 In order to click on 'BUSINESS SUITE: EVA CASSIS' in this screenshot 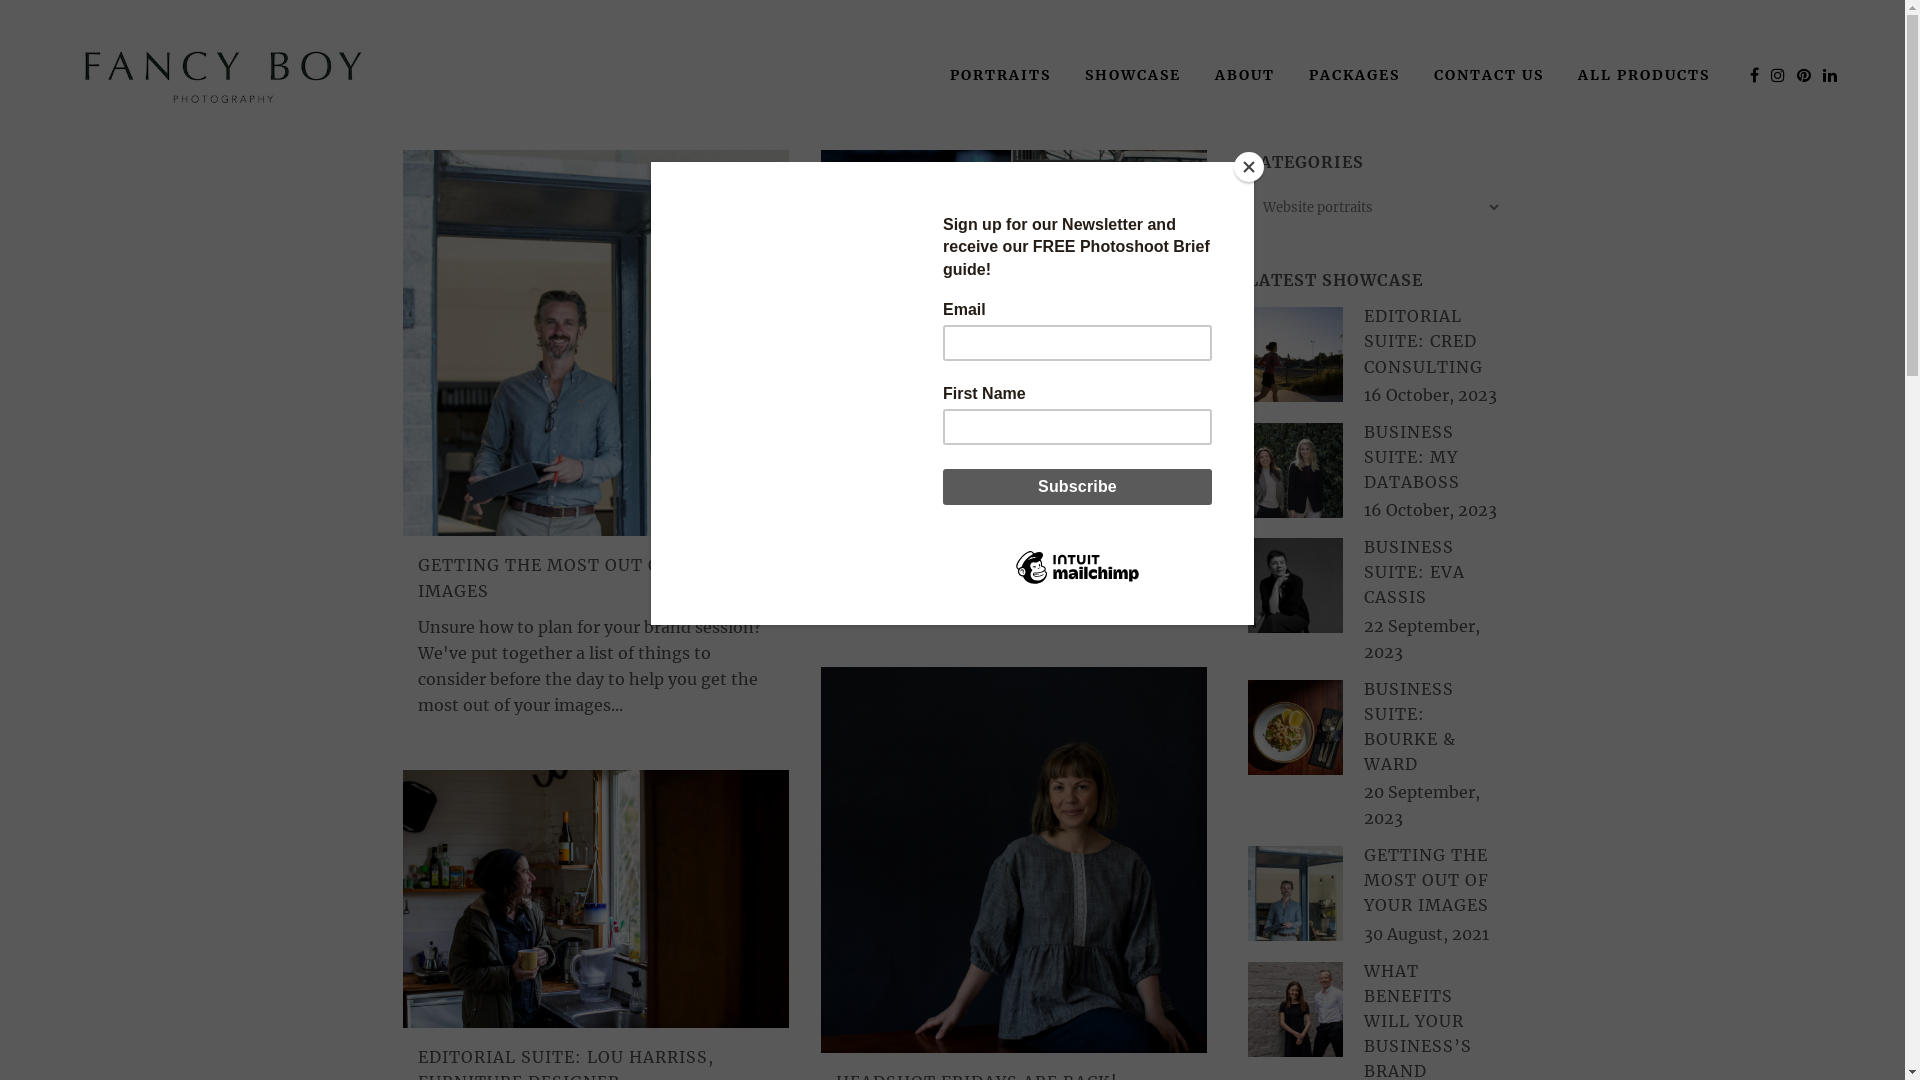, I will do `click(1413, 571)`.